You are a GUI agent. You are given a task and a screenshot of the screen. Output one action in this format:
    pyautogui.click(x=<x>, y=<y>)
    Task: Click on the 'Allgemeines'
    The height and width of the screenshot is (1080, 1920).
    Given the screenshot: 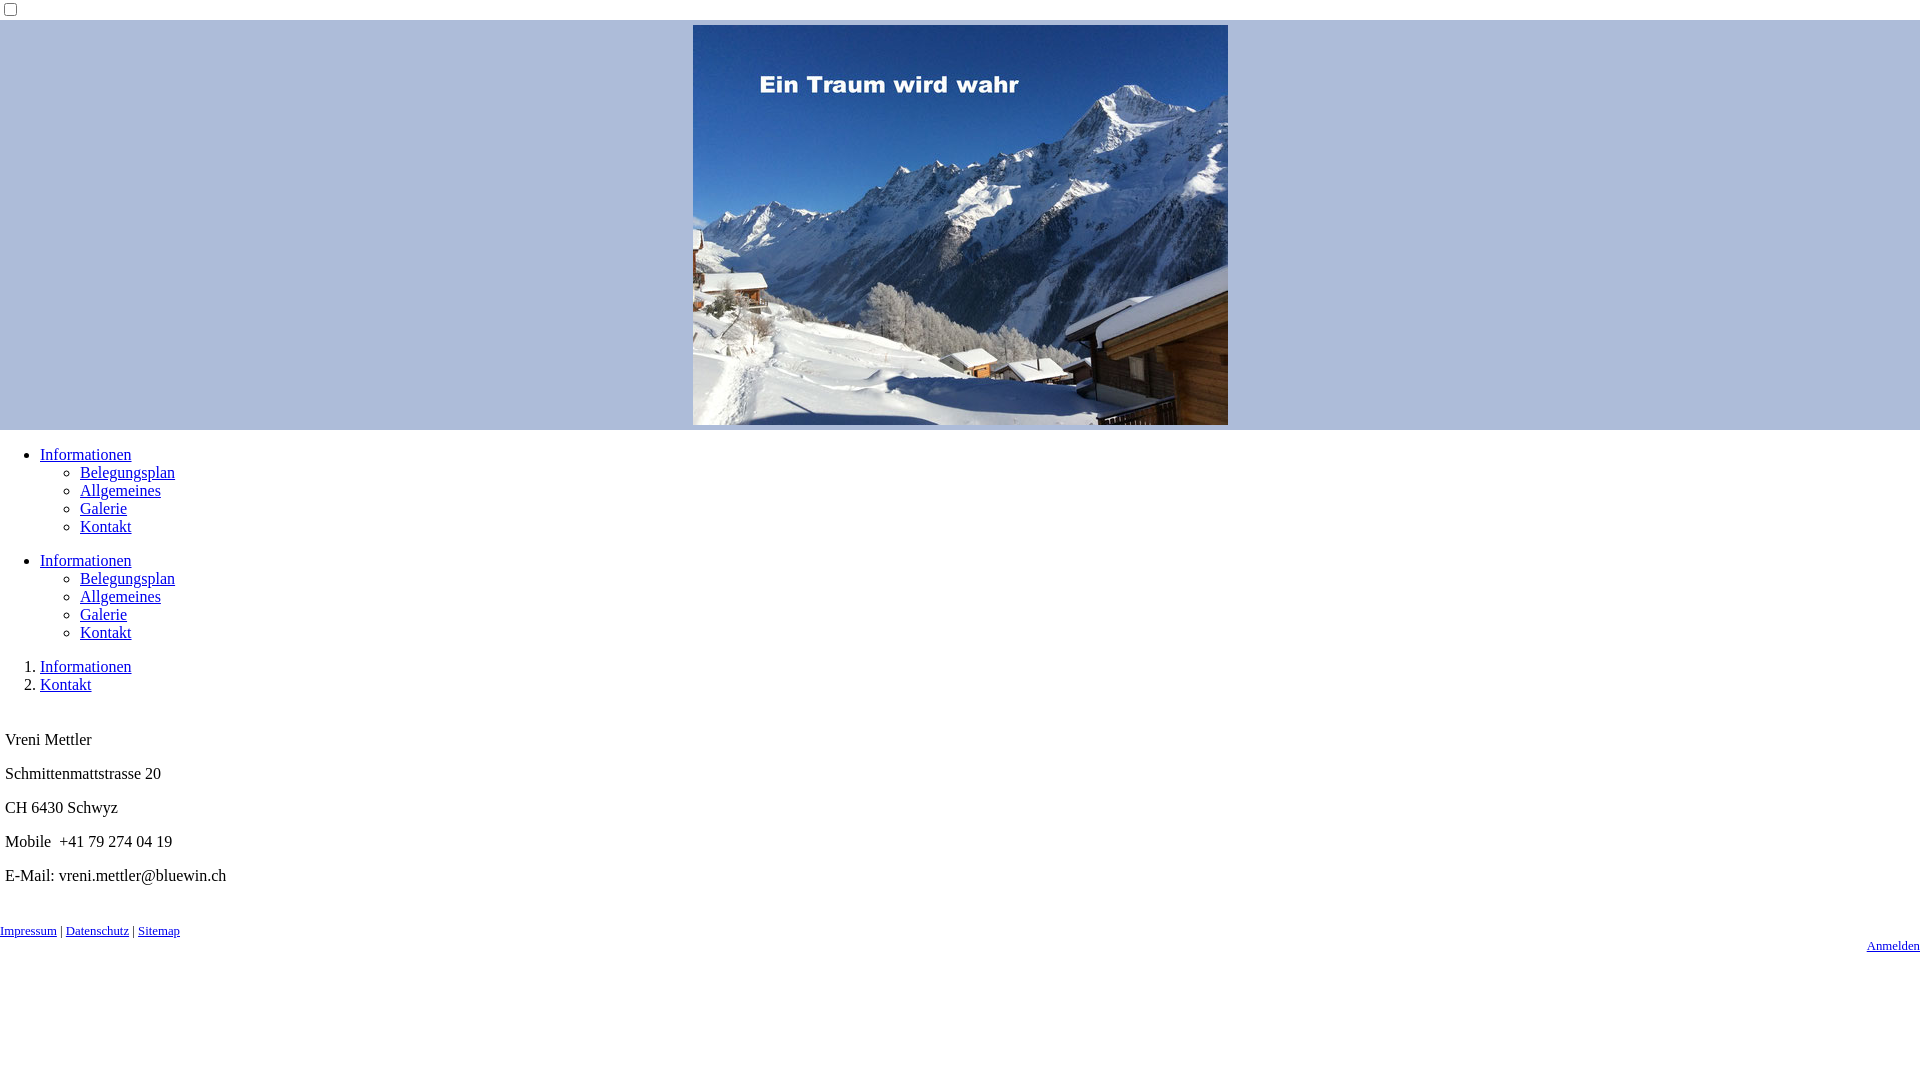 What is the action you would take?
    pyautogui.click(x=119, y=595)
    